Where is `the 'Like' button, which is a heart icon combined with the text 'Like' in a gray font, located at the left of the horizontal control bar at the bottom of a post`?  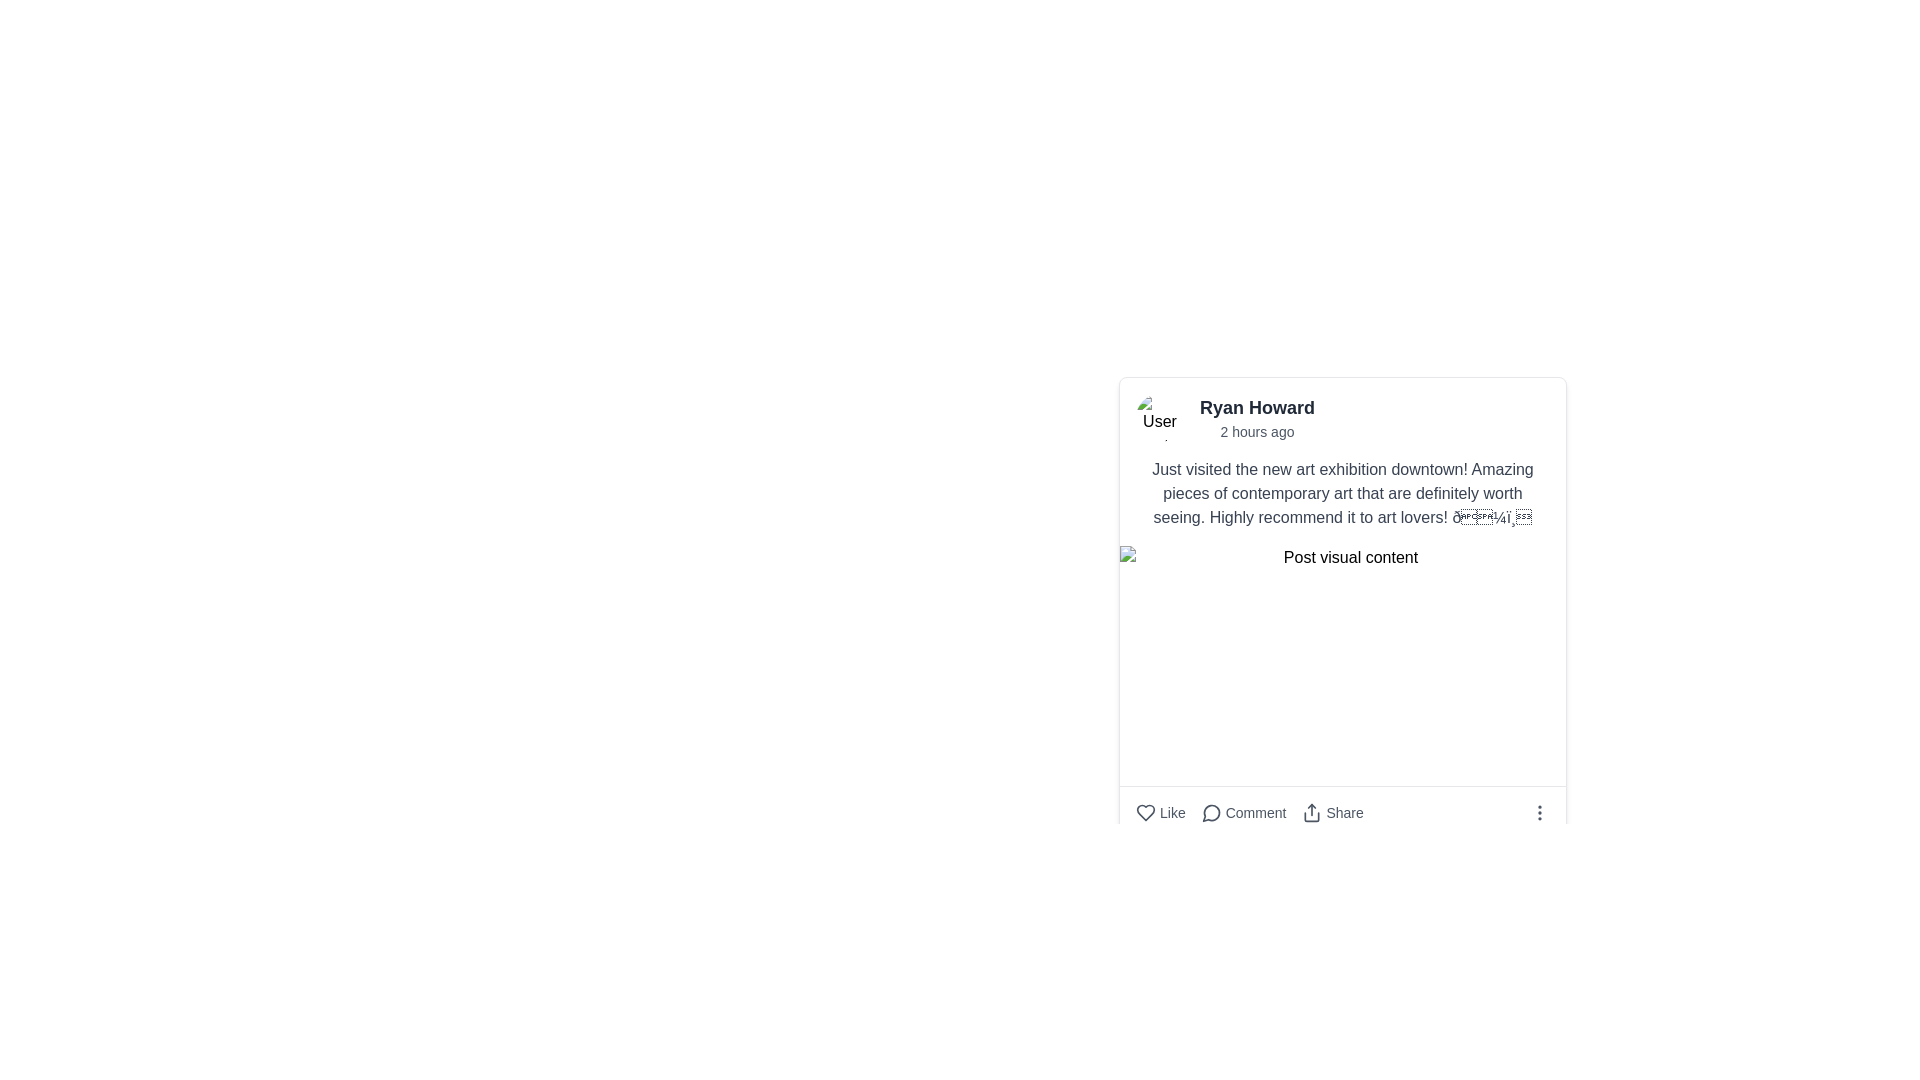
the 'Like' button, which is a heart icon combined with the text 'Like' in a gray font, located at the left of the horizontal control bar at the bottom of a post is located at coordinates (1160, 813).